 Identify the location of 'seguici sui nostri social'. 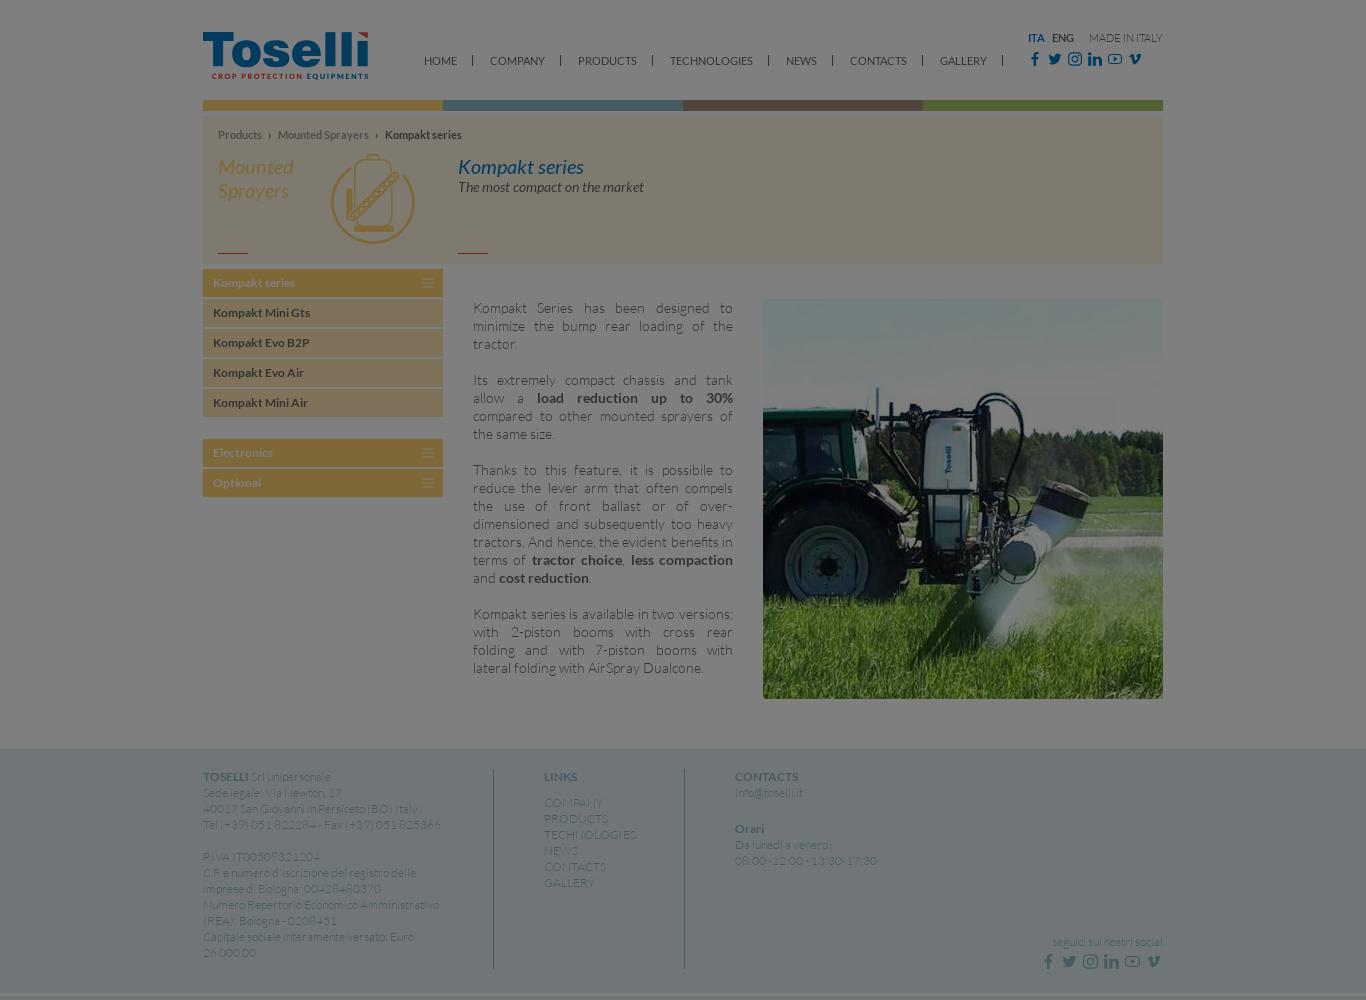
(1106, 940).